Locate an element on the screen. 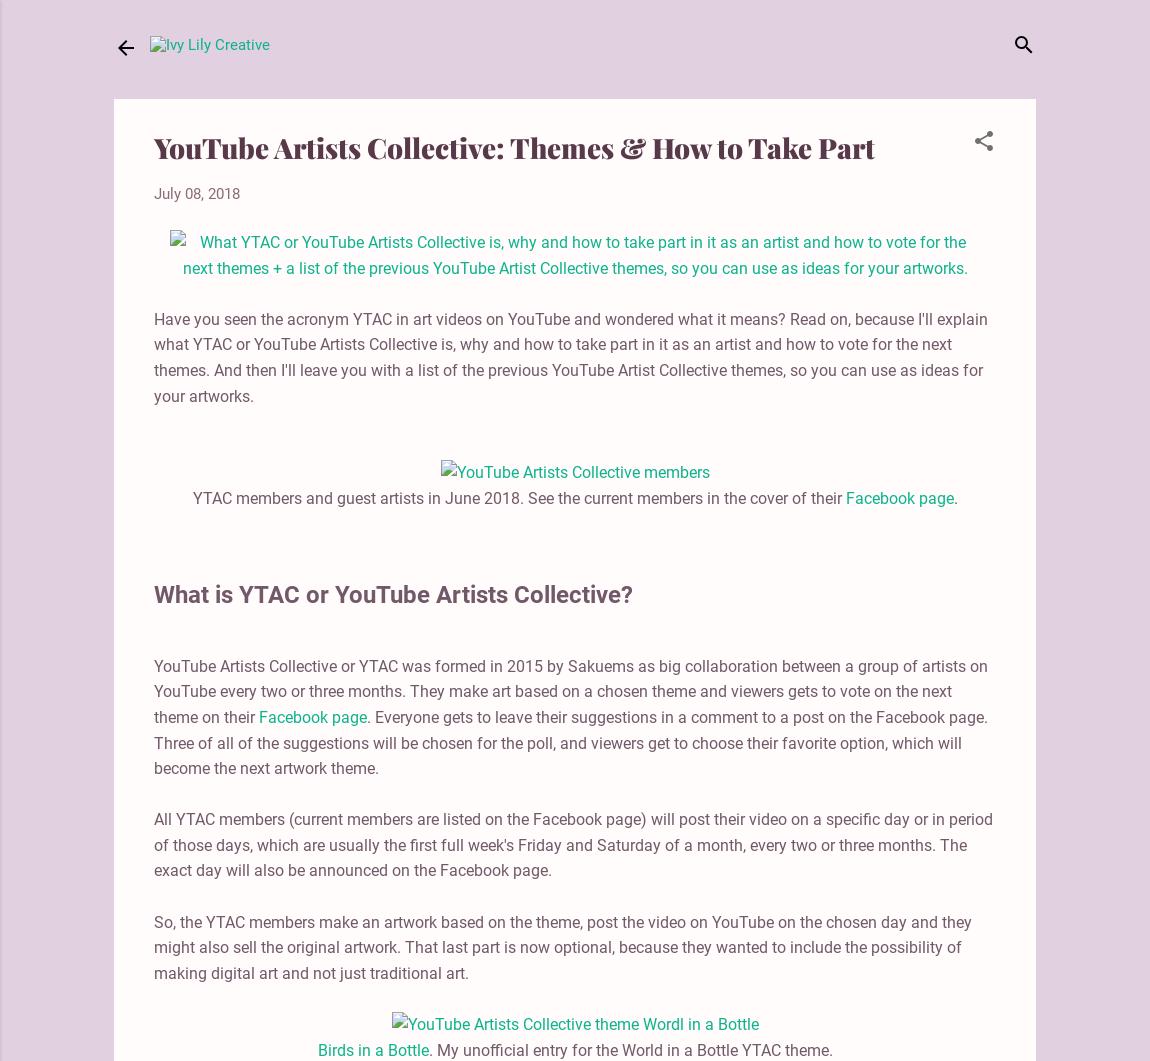  'YouTube Artists Collective: Themes & How to Take Part' is located at coordinates (514, 147).